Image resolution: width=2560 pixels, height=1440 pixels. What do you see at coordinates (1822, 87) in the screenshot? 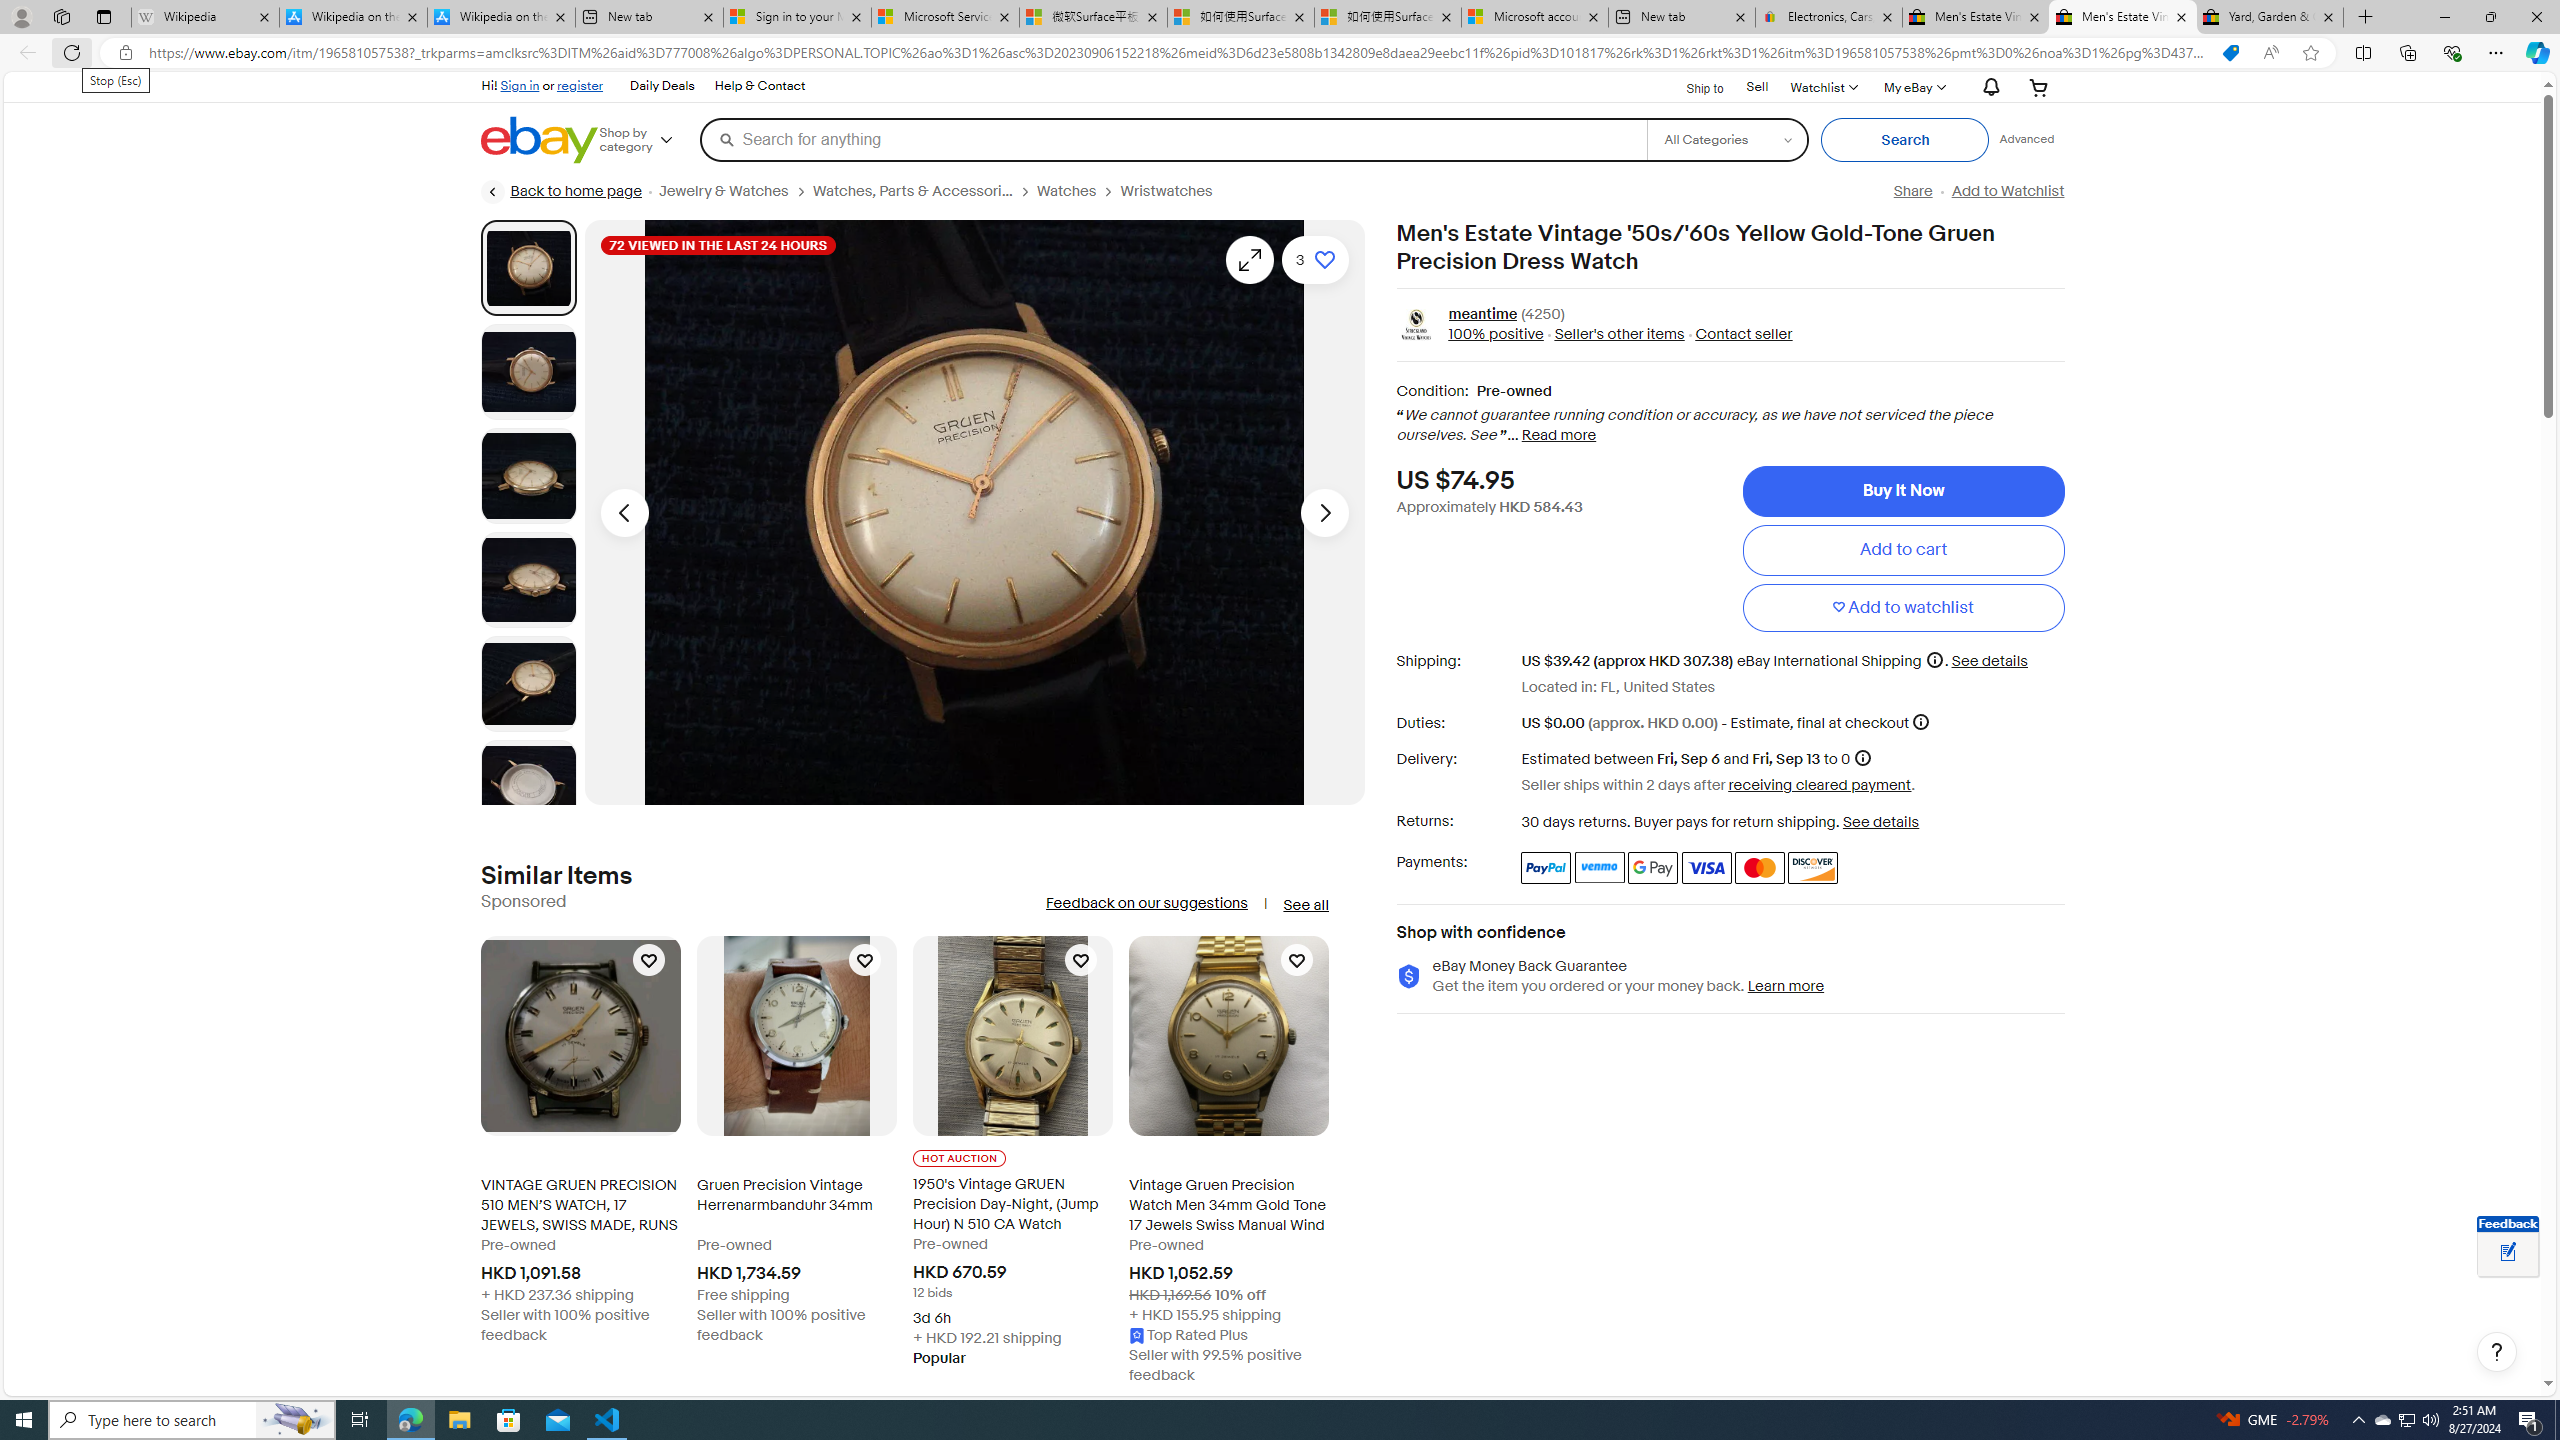
I see `'WatchlistExpand Watch List'` at bounding box center [1822, 87].